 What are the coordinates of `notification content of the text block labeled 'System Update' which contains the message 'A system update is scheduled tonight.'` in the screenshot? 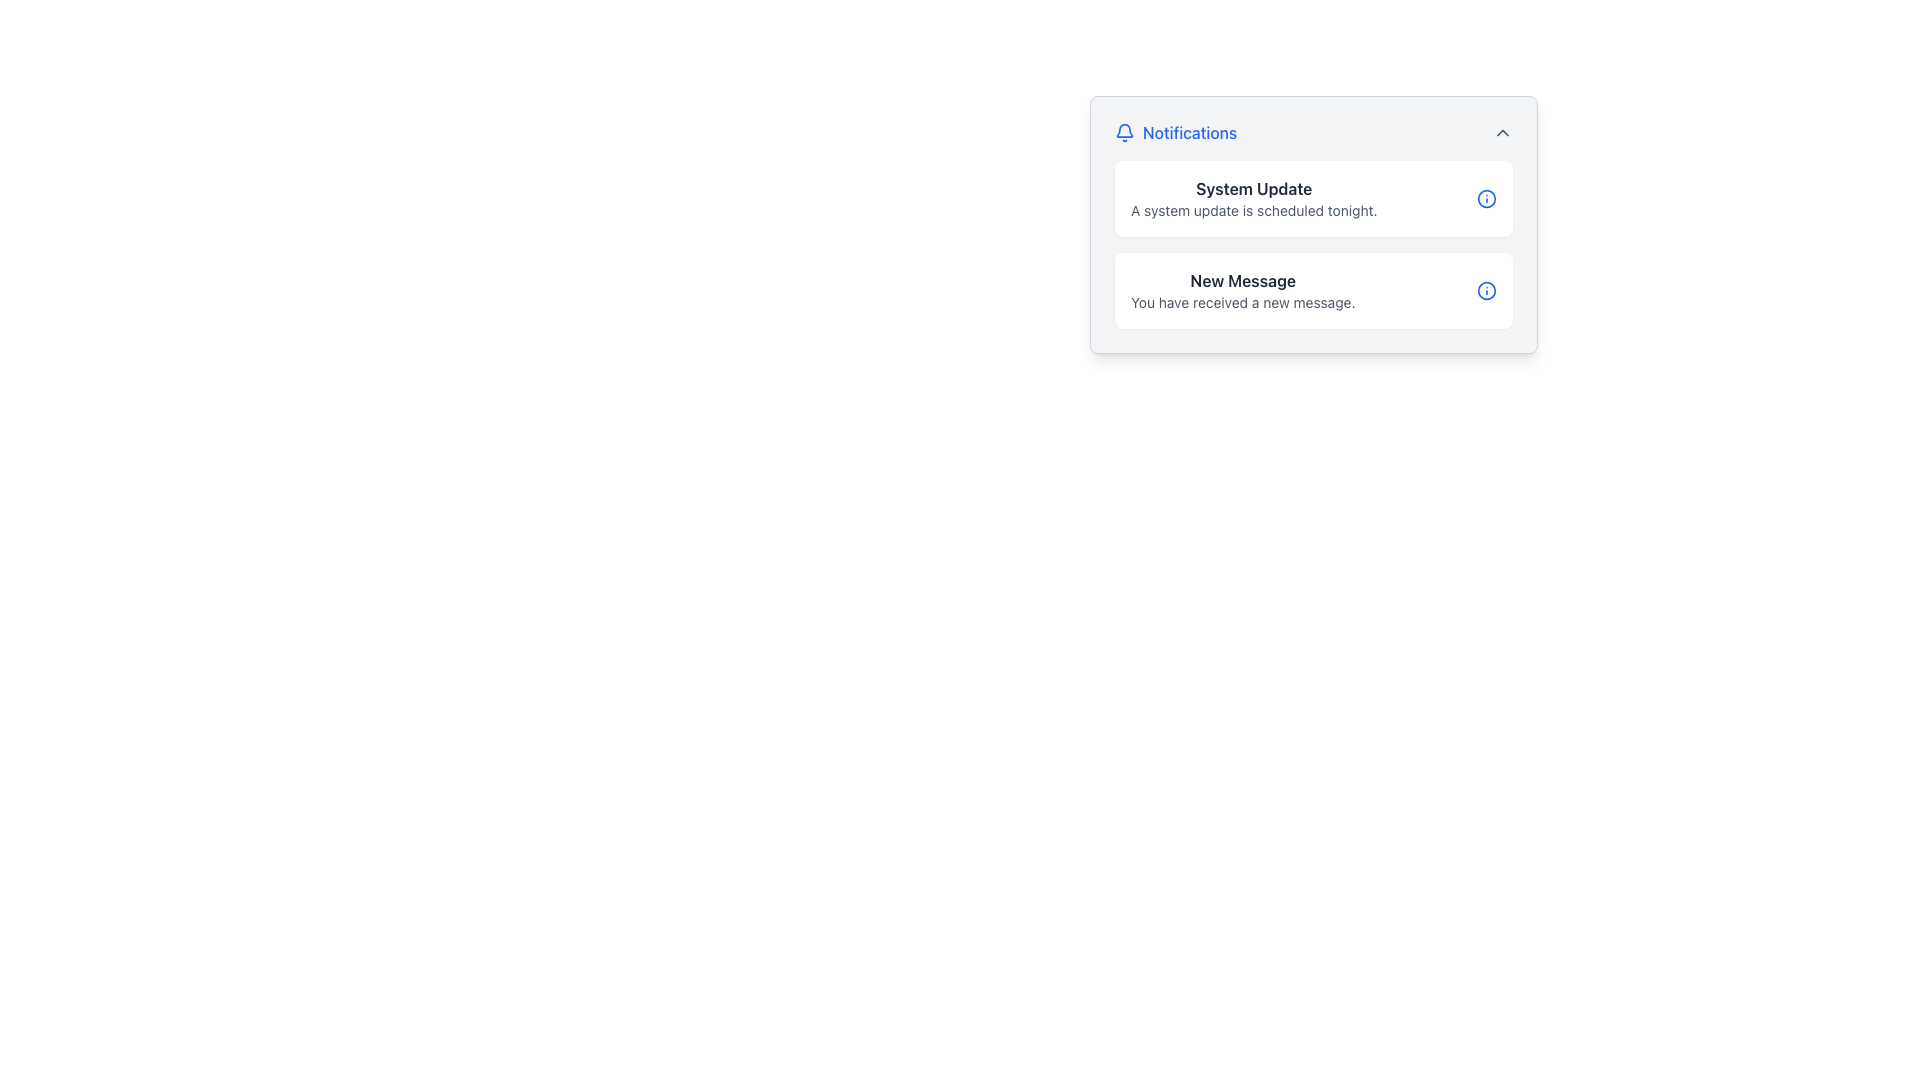 It's located at (1253, 199).